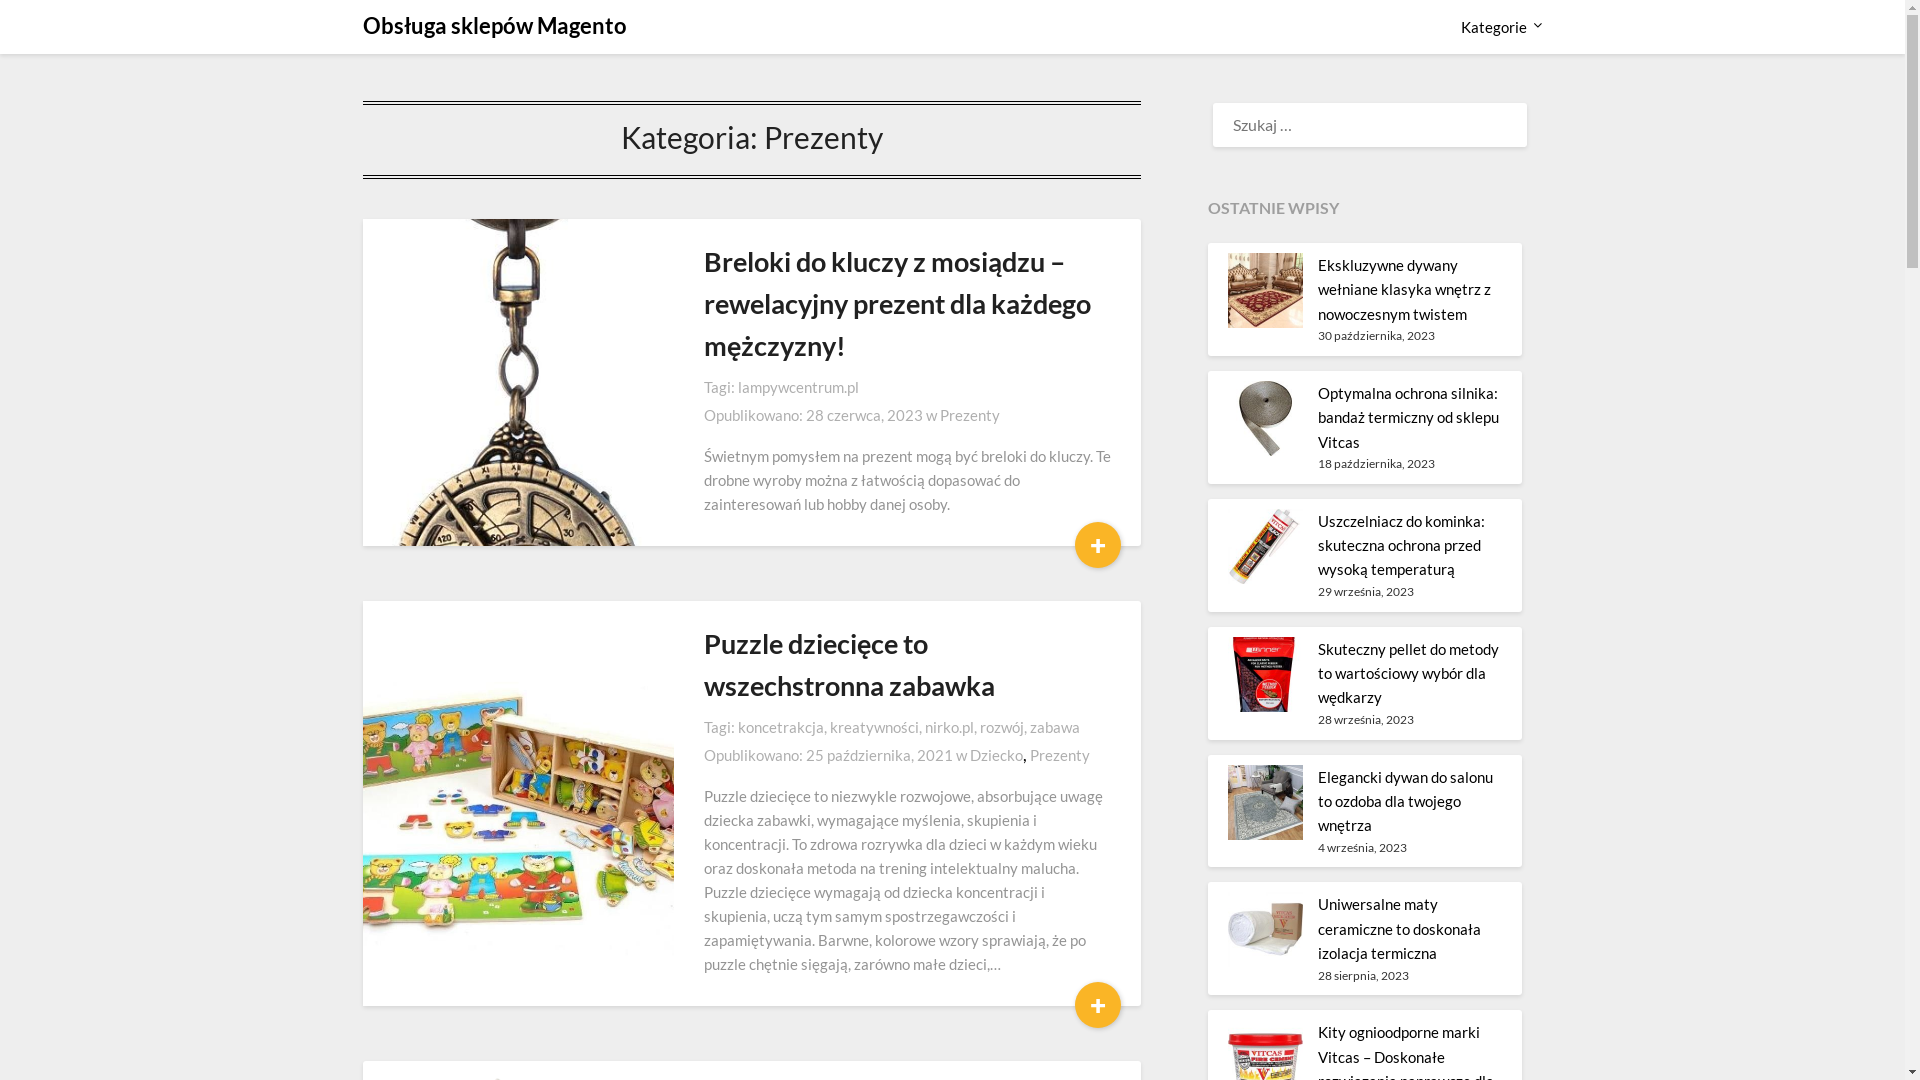 The image size is (1920, 1080). Describe the element at coordinates (969, 414) in the screenshot. I see `'Prezenty'` at that location.